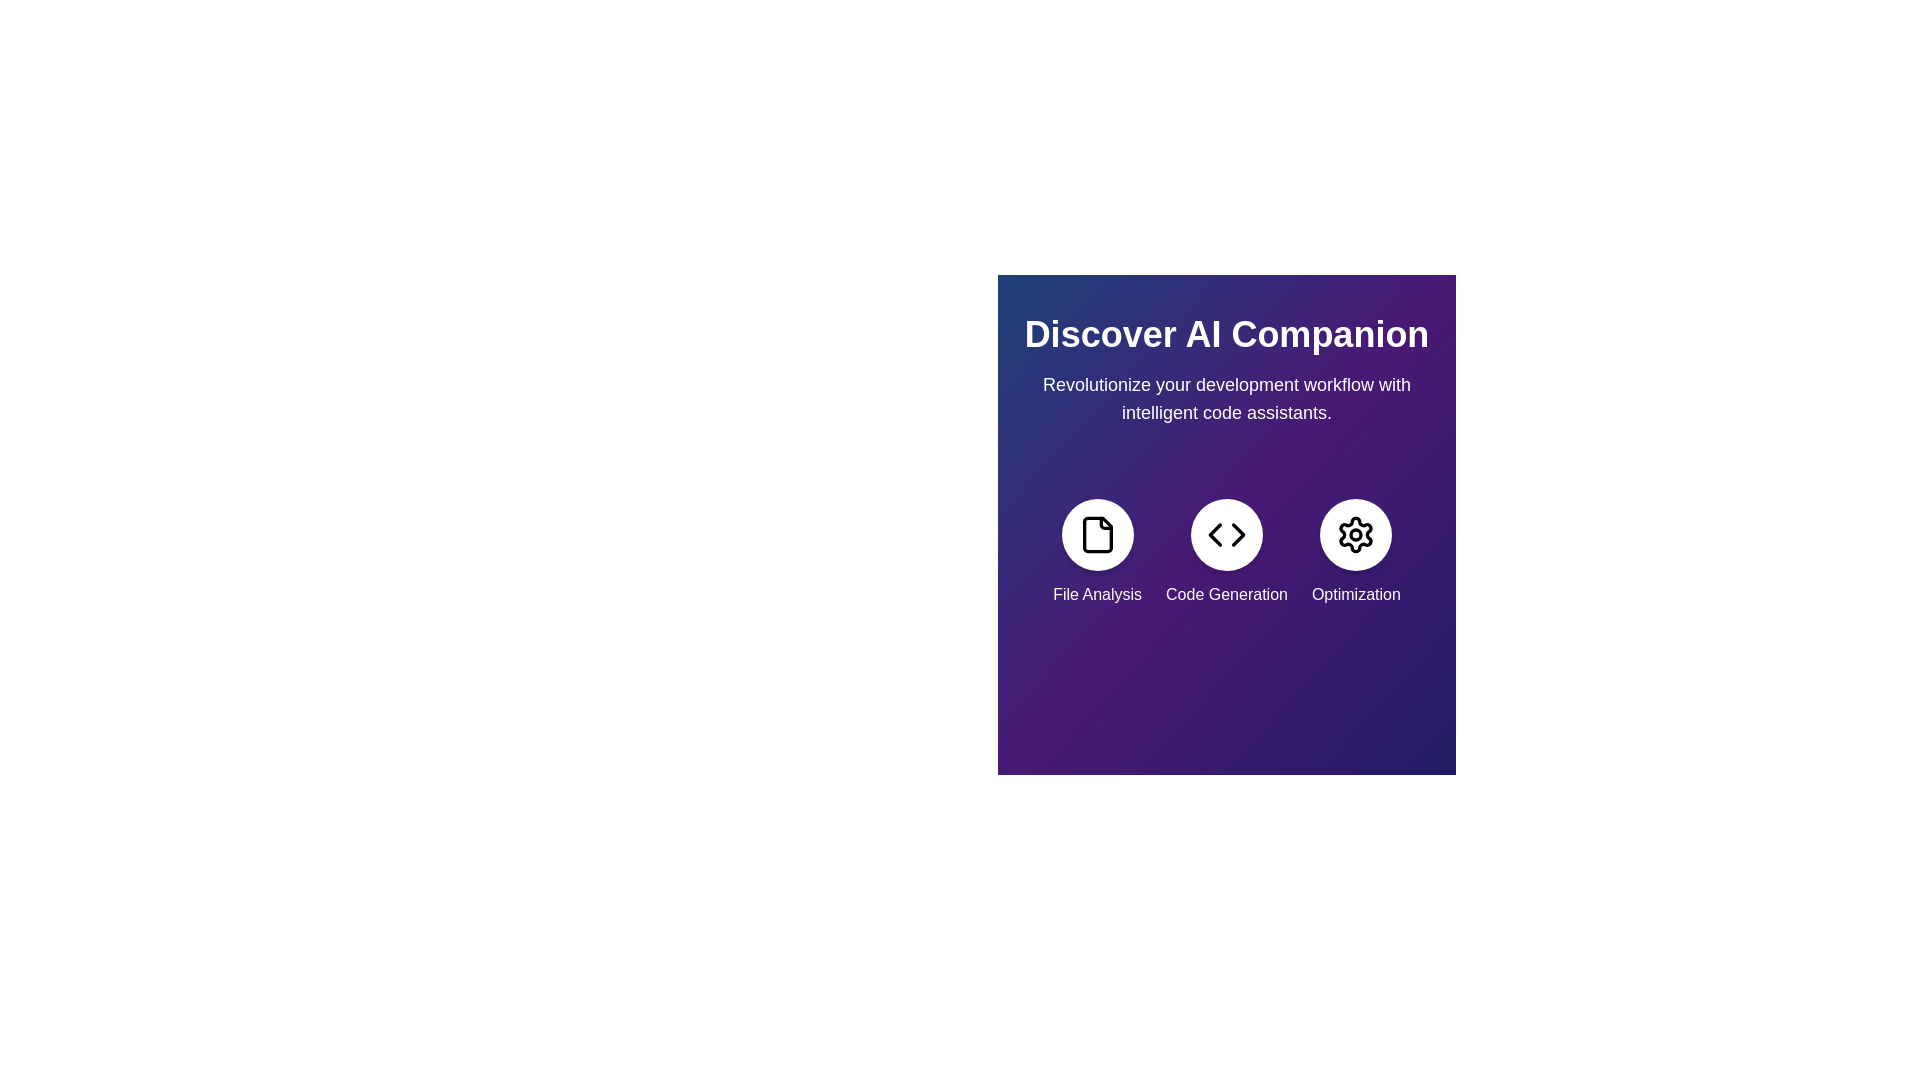 This screenshot has height=1080, width=1920. I want to click on the middle icon resembling a pair of angled brackets, which is part of a set of three icons under the 'Discover AI Companion' header, so click(1226, 534).